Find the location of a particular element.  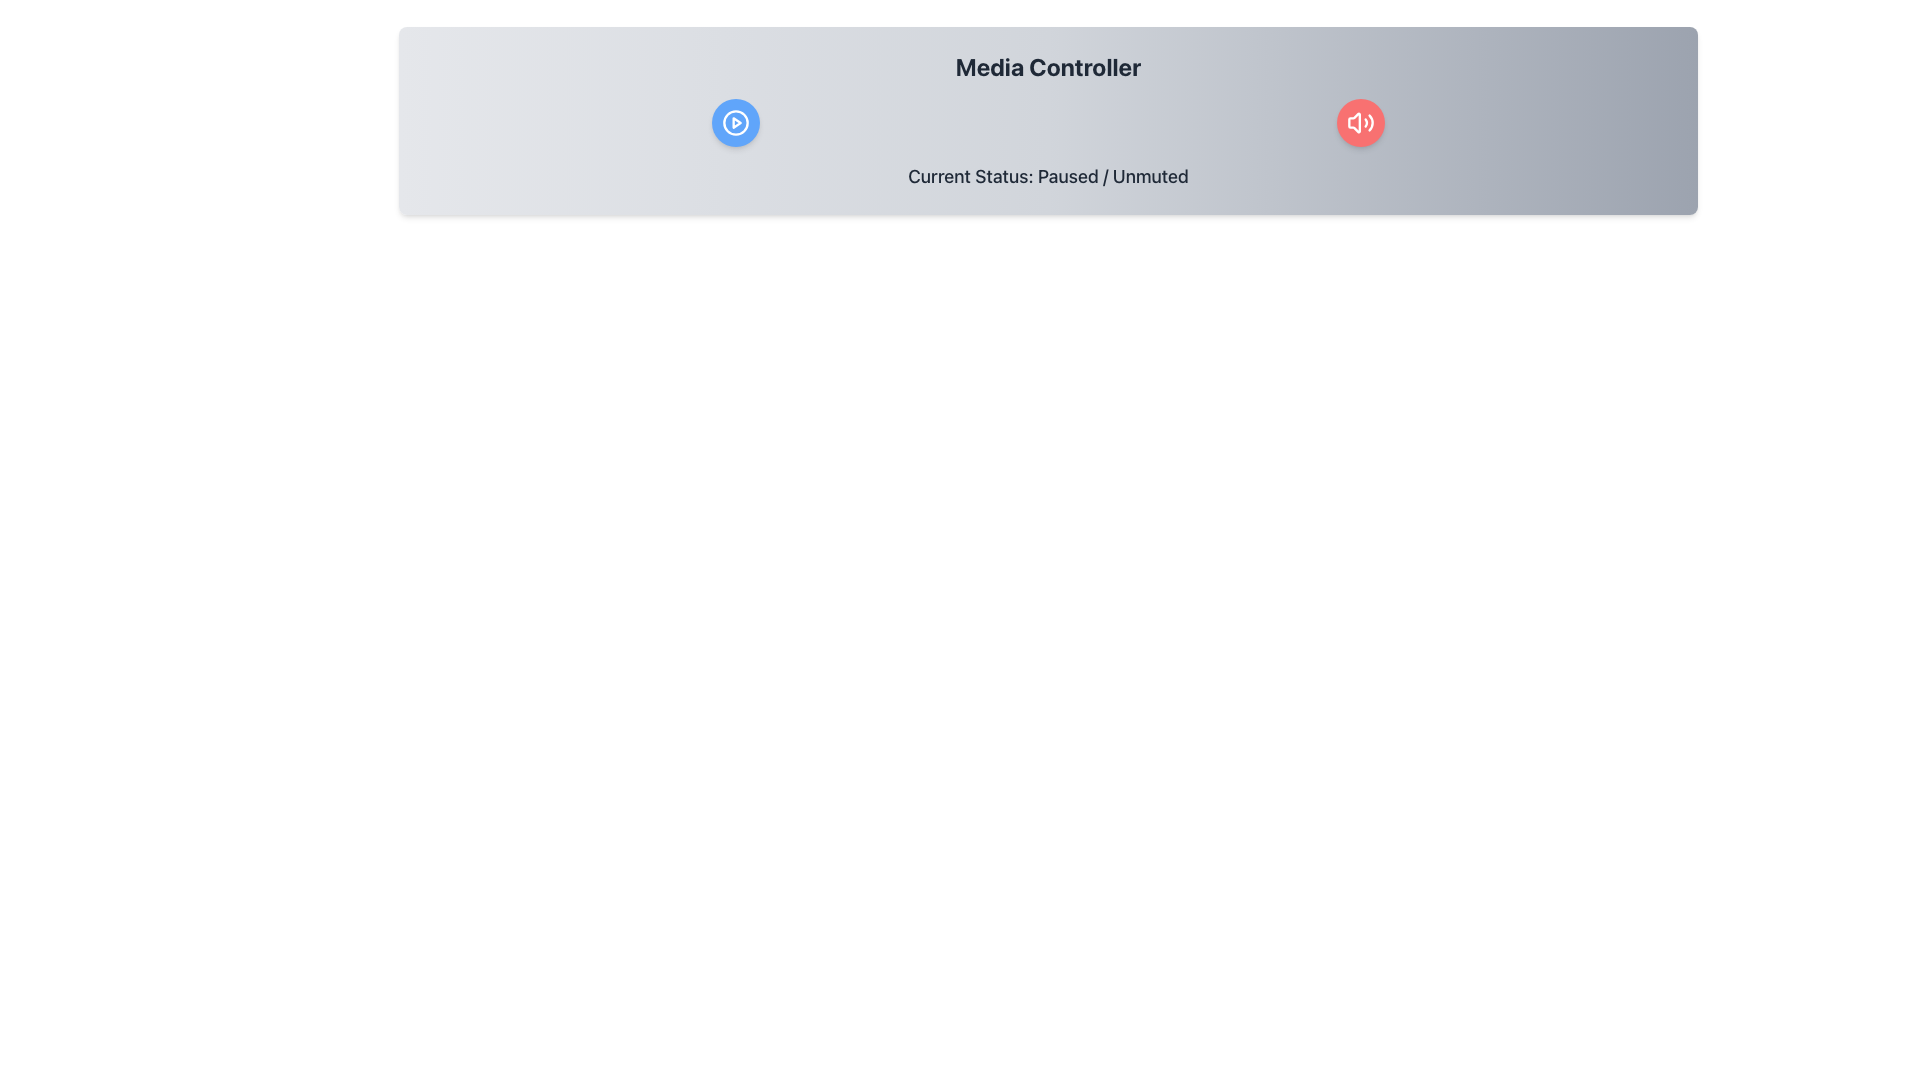

the play icon located at the center of the blue circular button on the left side of the 'Media Controller' bar is located at coordinates (734, 123).